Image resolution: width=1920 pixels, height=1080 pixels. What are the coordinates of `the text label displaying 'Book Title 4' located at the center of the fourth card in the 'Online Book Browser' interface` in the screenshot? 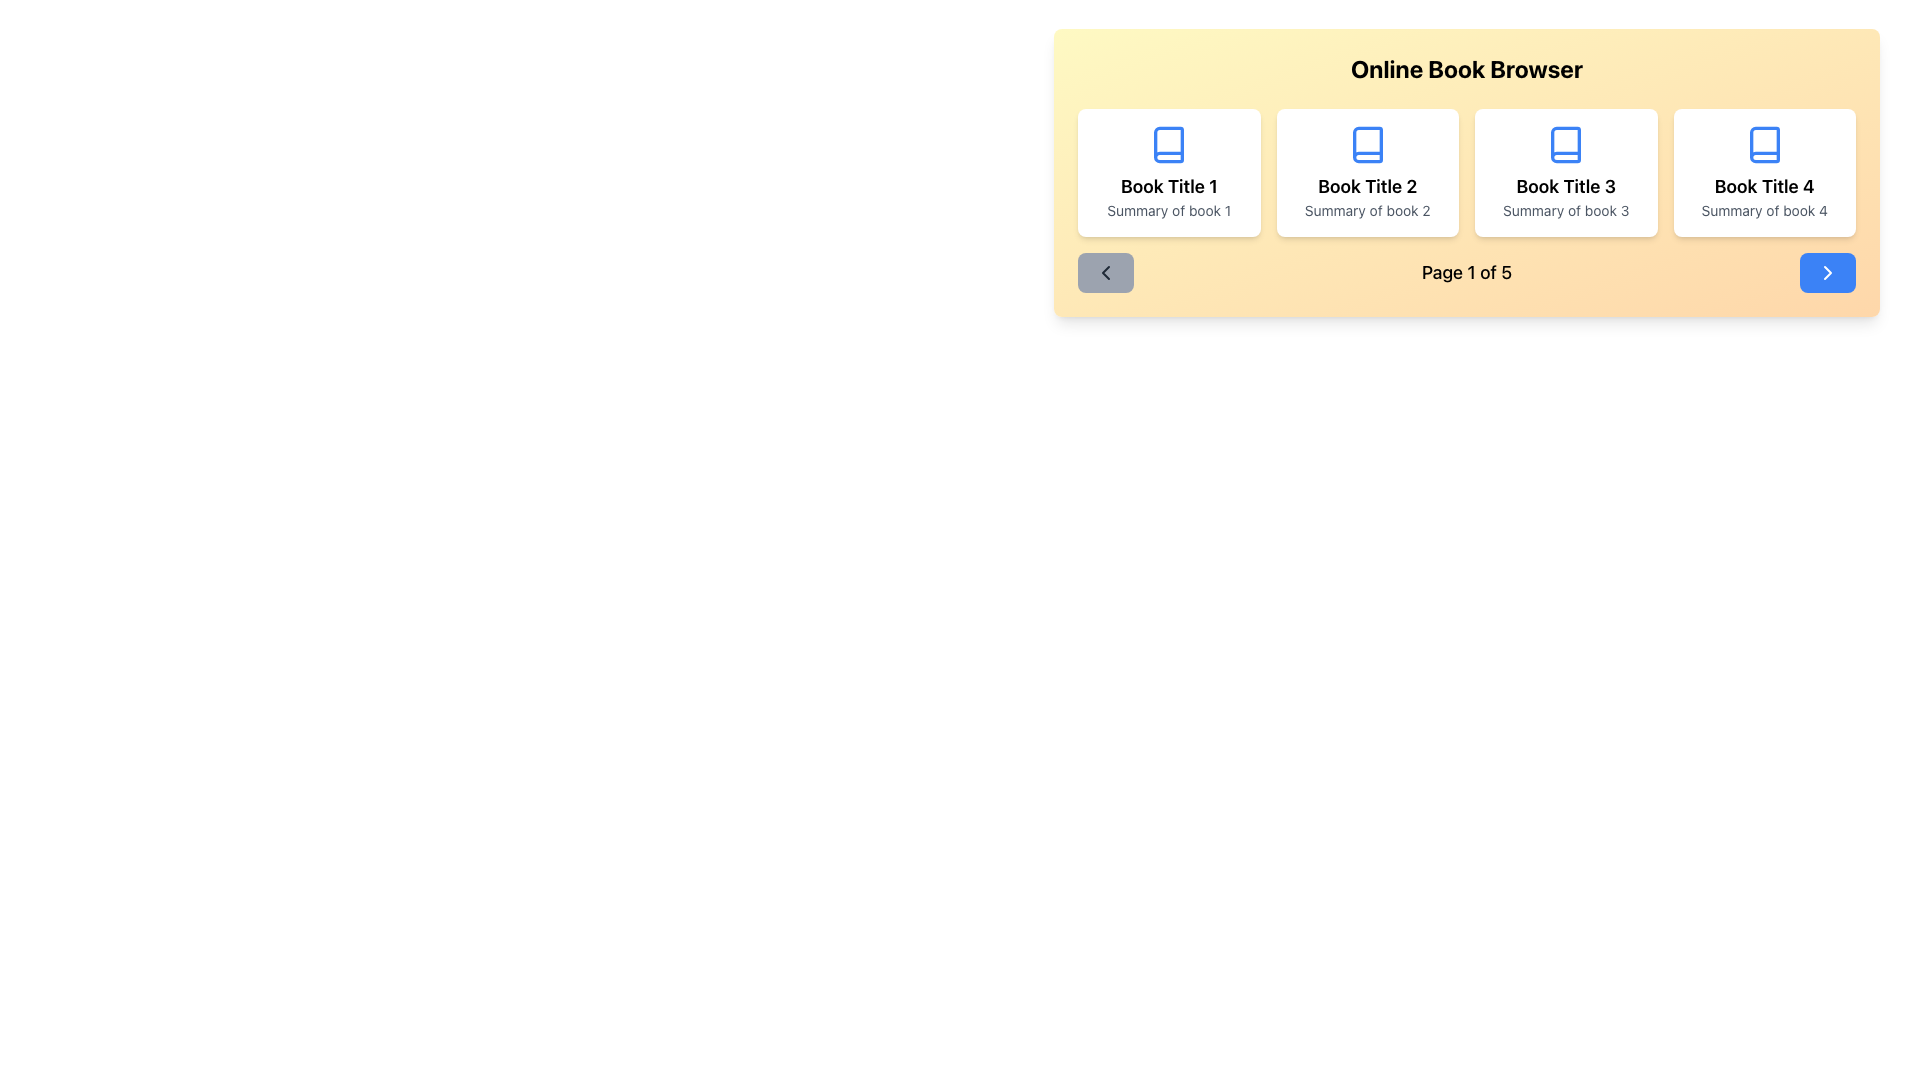 It's located at (1764, 186).